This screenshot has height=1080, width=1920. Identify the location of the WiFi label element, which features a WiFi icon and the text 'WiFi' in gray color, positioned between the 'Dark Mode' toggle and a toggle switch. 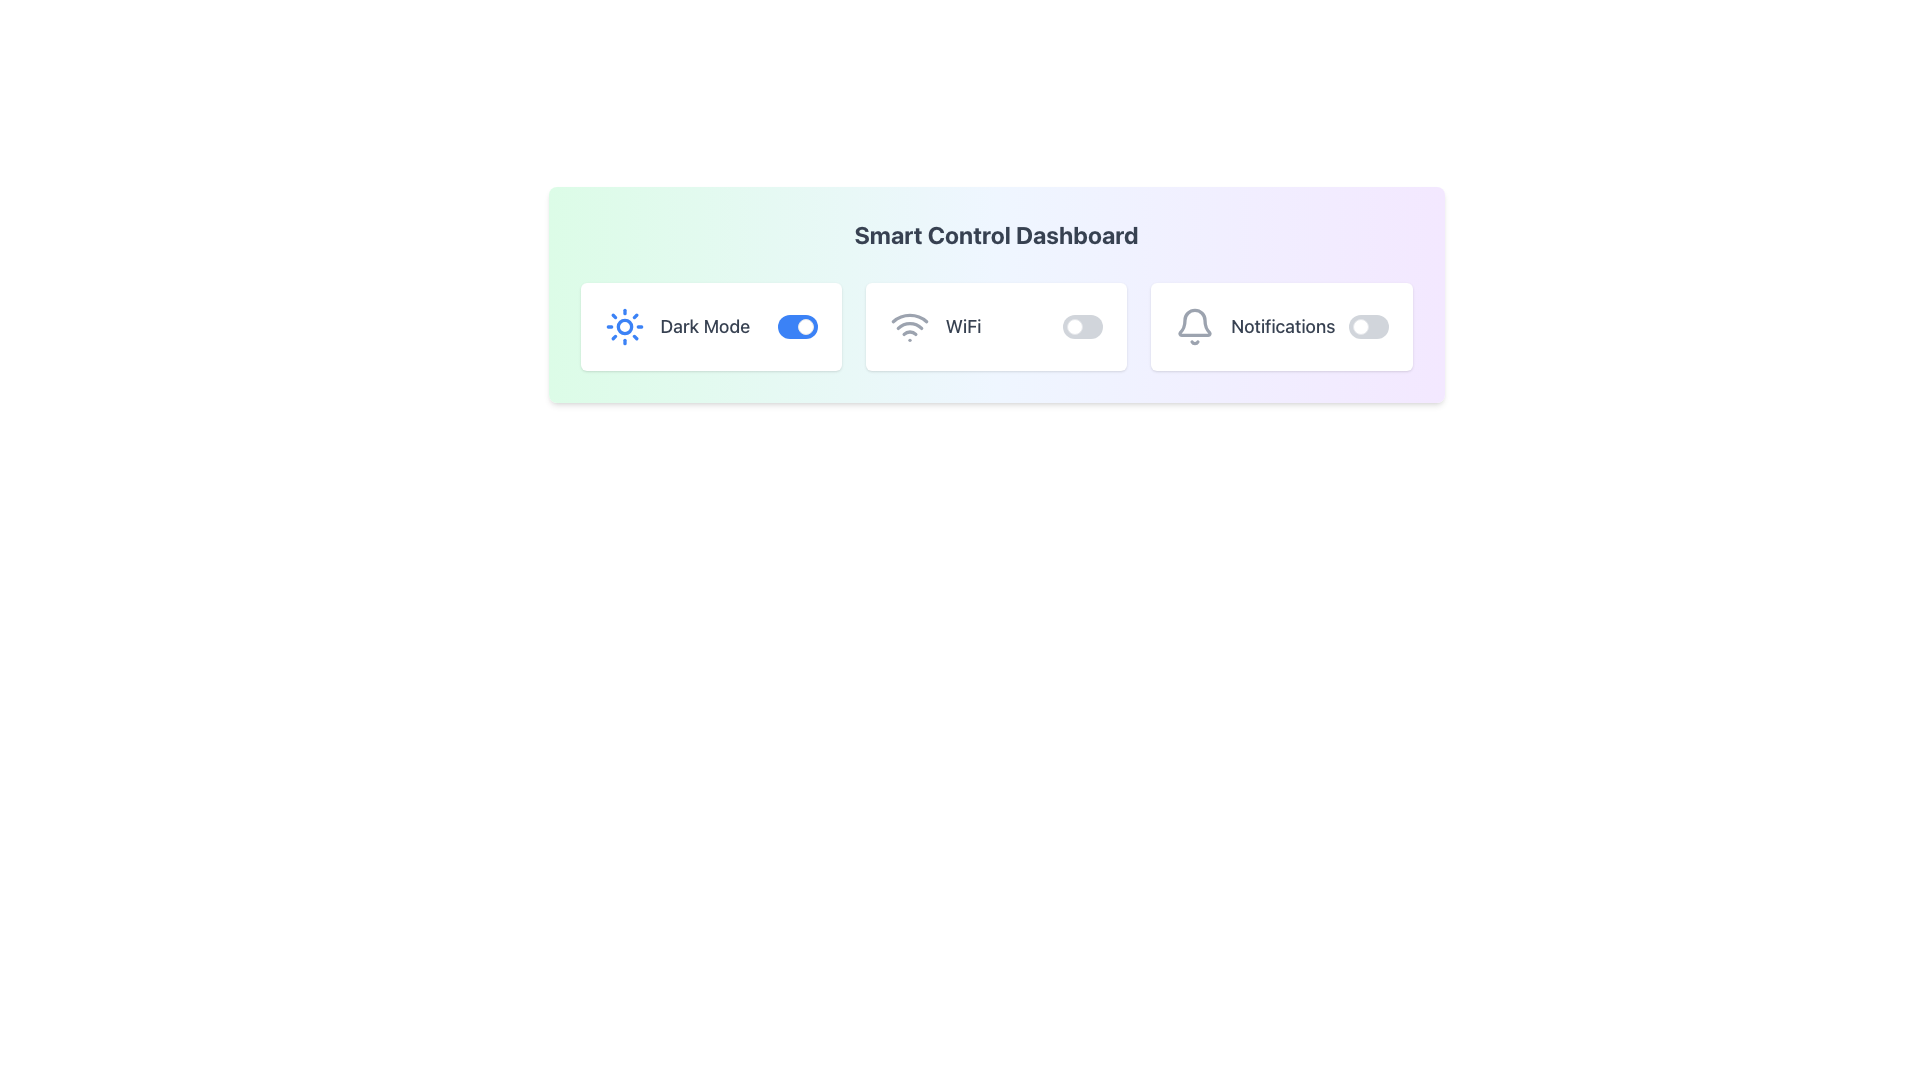
(934, 326).